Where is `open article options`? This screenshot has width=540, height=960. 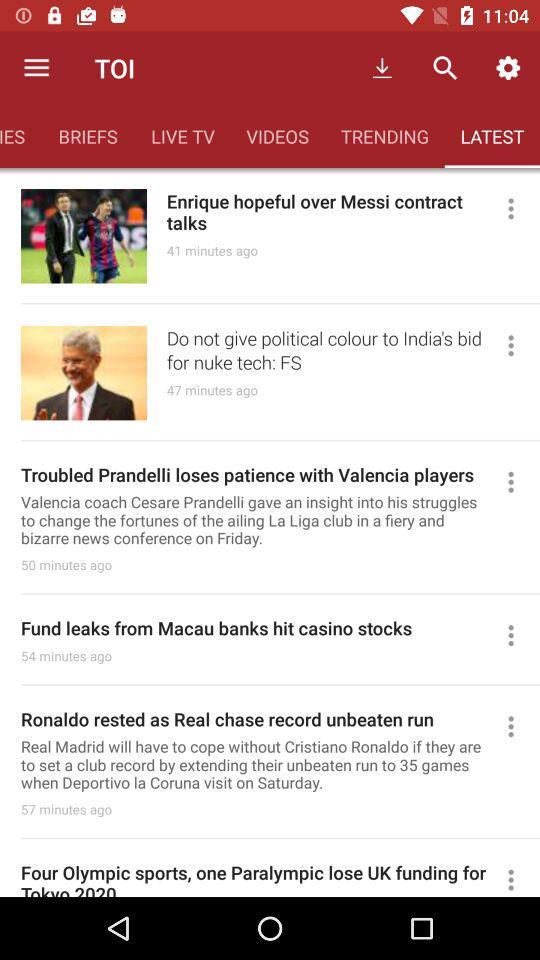 open article options is located at coordinates (519, 345).